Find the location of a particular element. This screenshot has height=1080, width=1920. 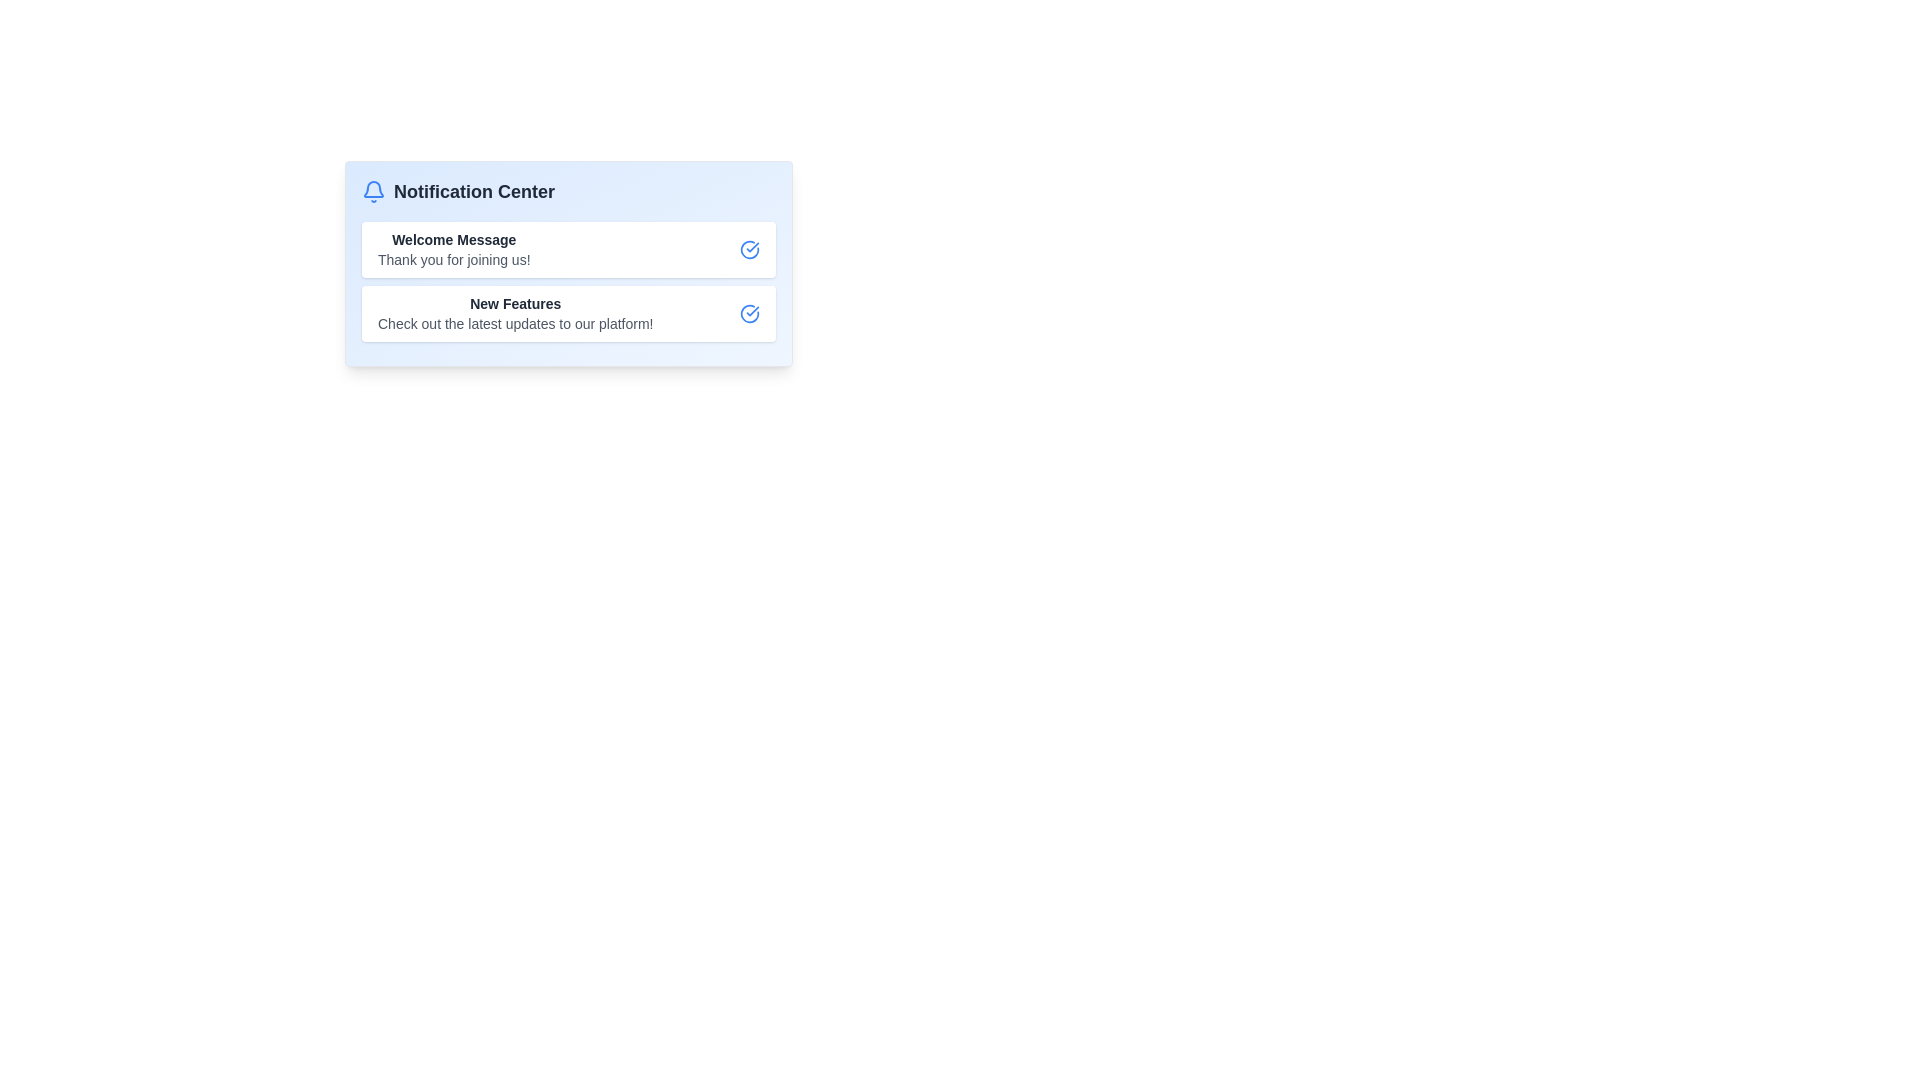

text displayed in the Text Label that serves as a headline for the notification card contents, positioned centrally within the notification card is located at coordinates (515, 304).